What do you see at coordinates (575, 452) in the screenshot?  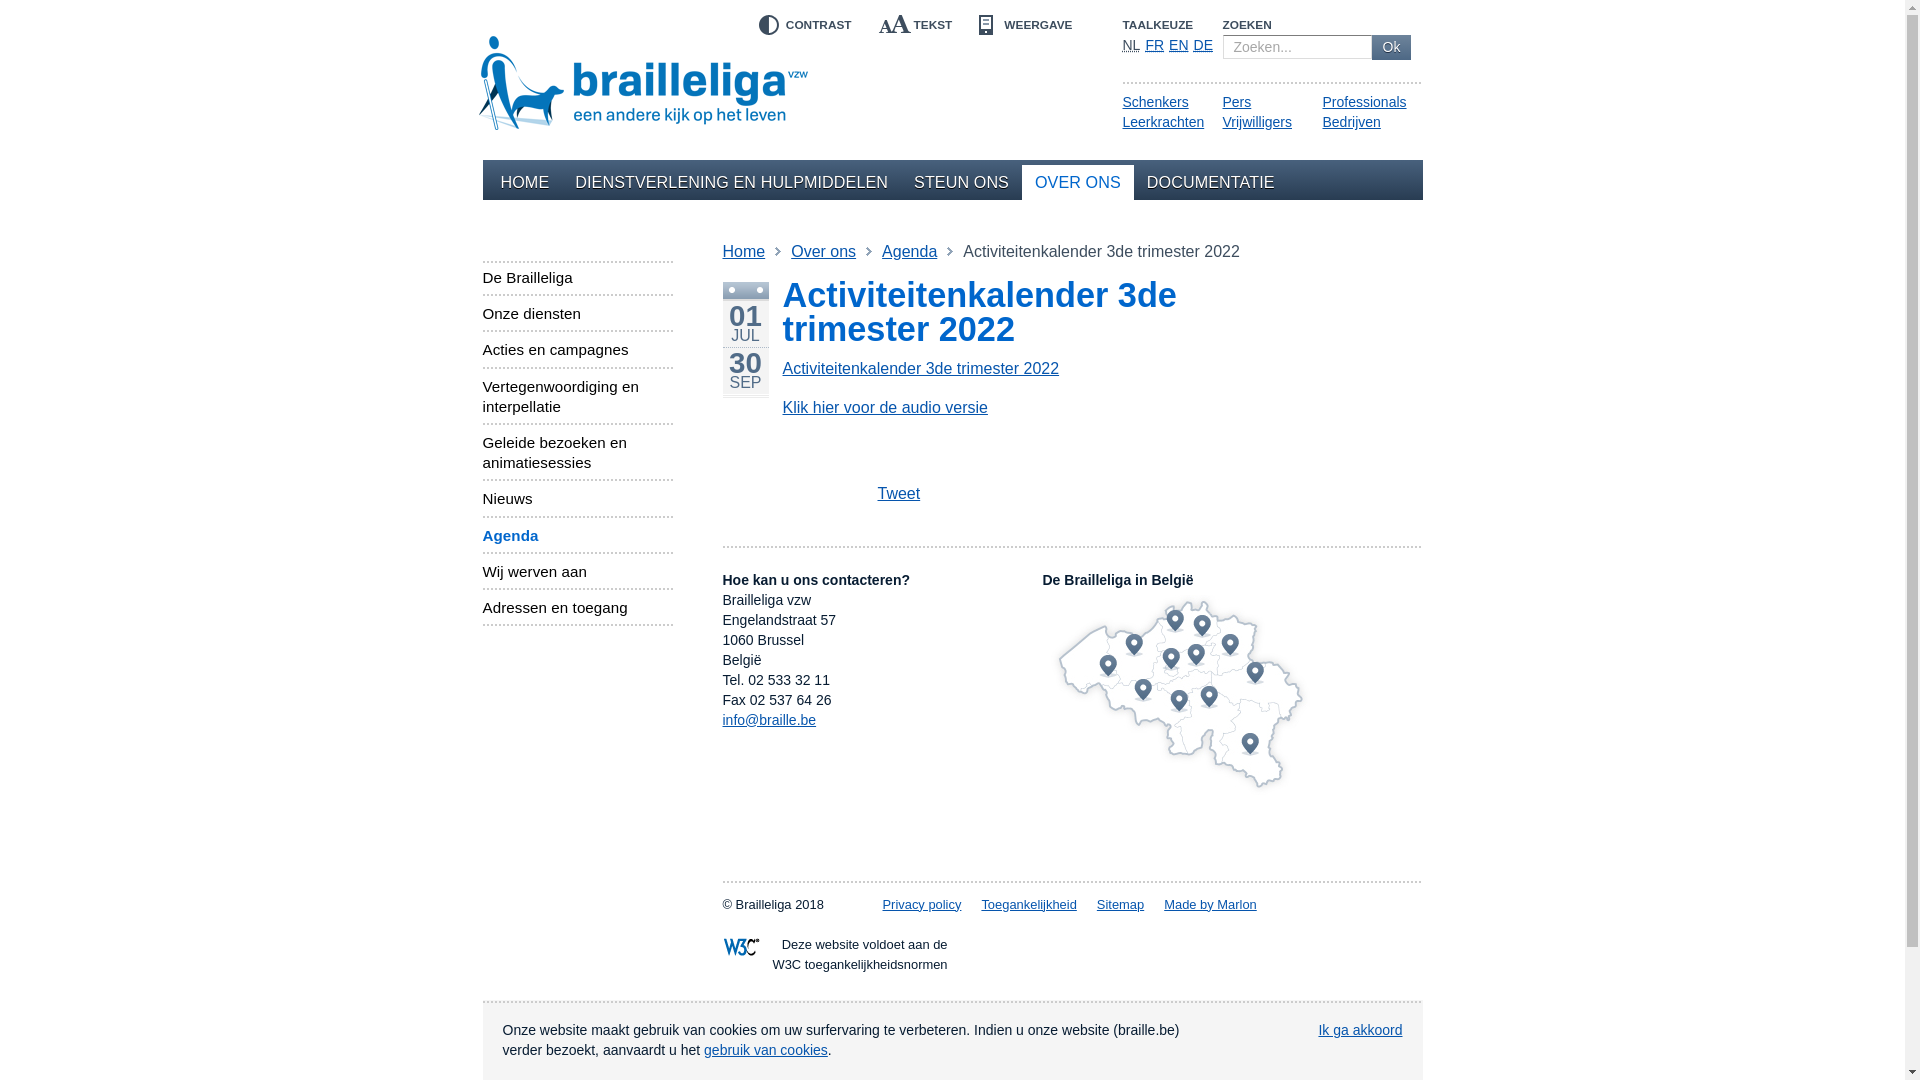 I see `'Geleide bezoeken en animatiesessies'` at bounding box center [575, 452].